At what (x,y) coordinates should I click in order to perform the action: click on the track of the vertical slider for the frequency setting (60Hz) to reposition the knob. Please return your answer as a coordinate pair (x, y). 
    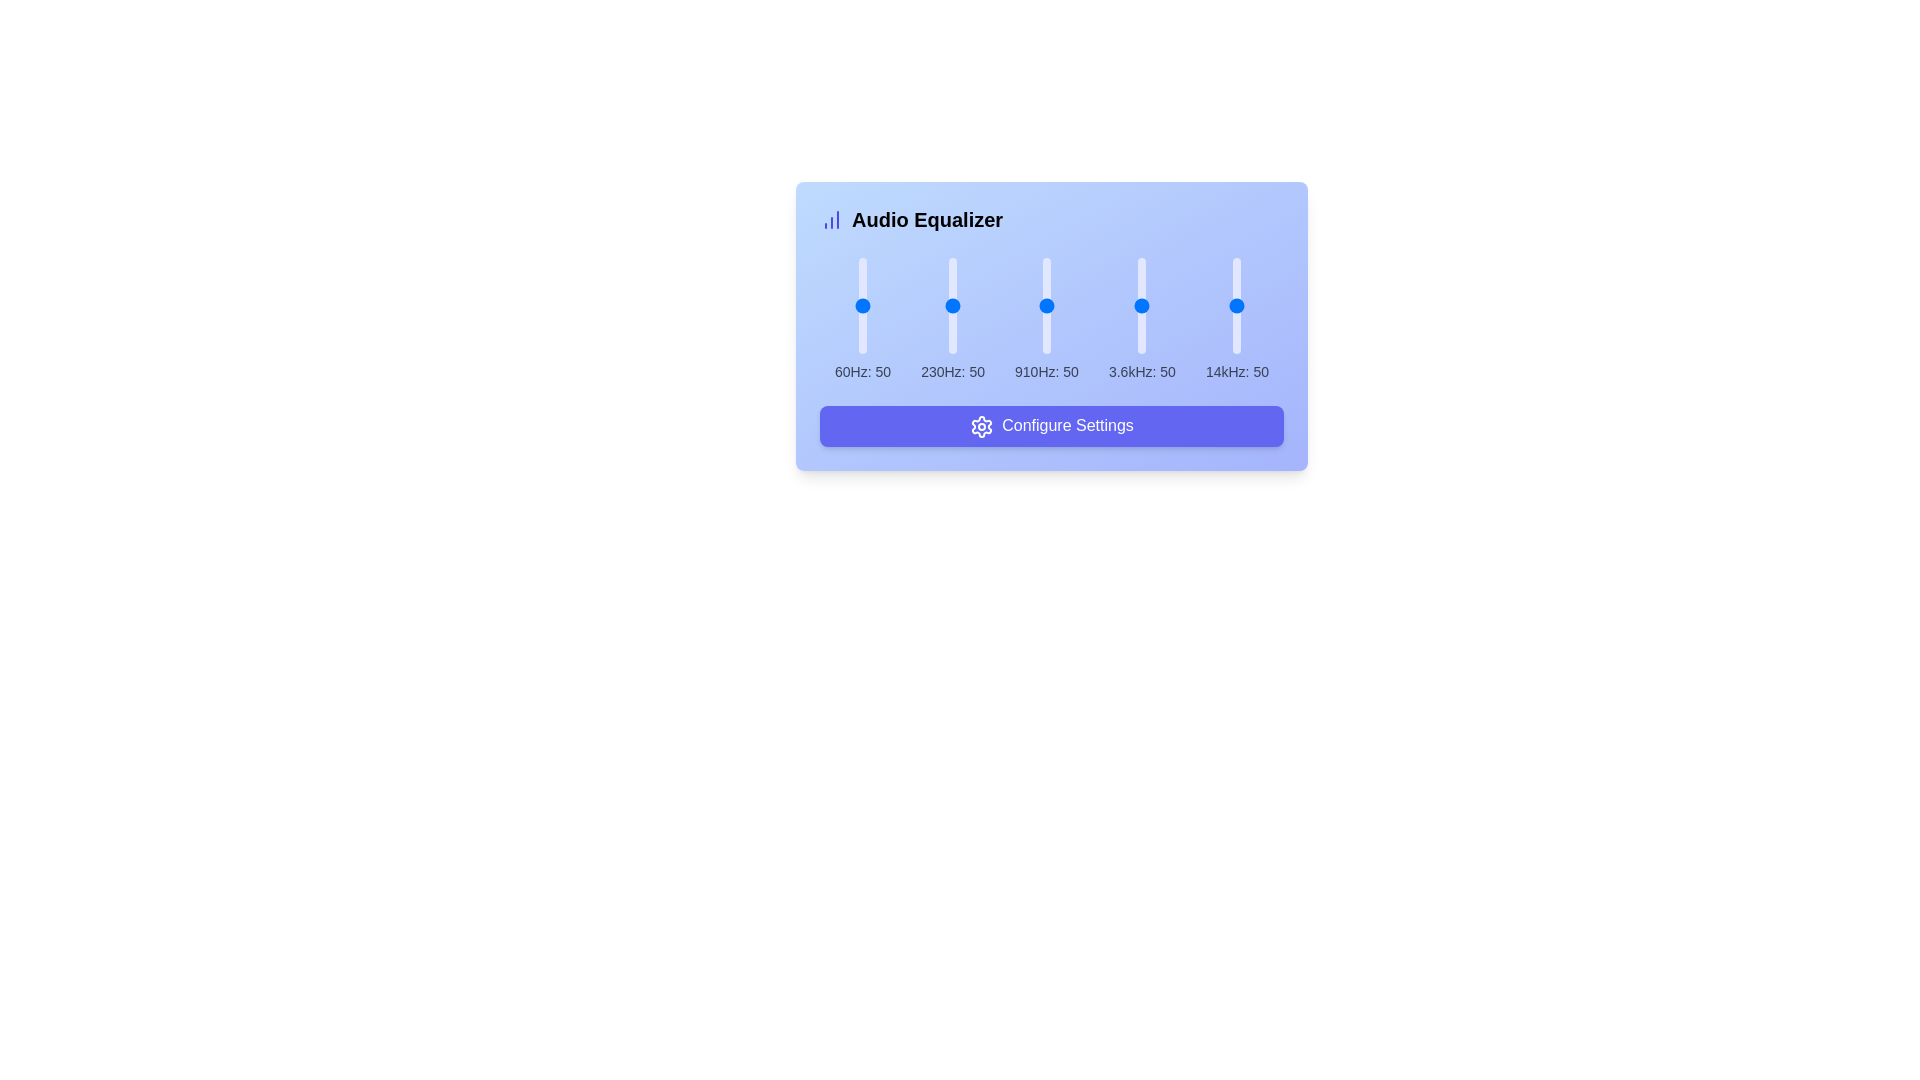
    Looking at the image, I should click on (863, 305).